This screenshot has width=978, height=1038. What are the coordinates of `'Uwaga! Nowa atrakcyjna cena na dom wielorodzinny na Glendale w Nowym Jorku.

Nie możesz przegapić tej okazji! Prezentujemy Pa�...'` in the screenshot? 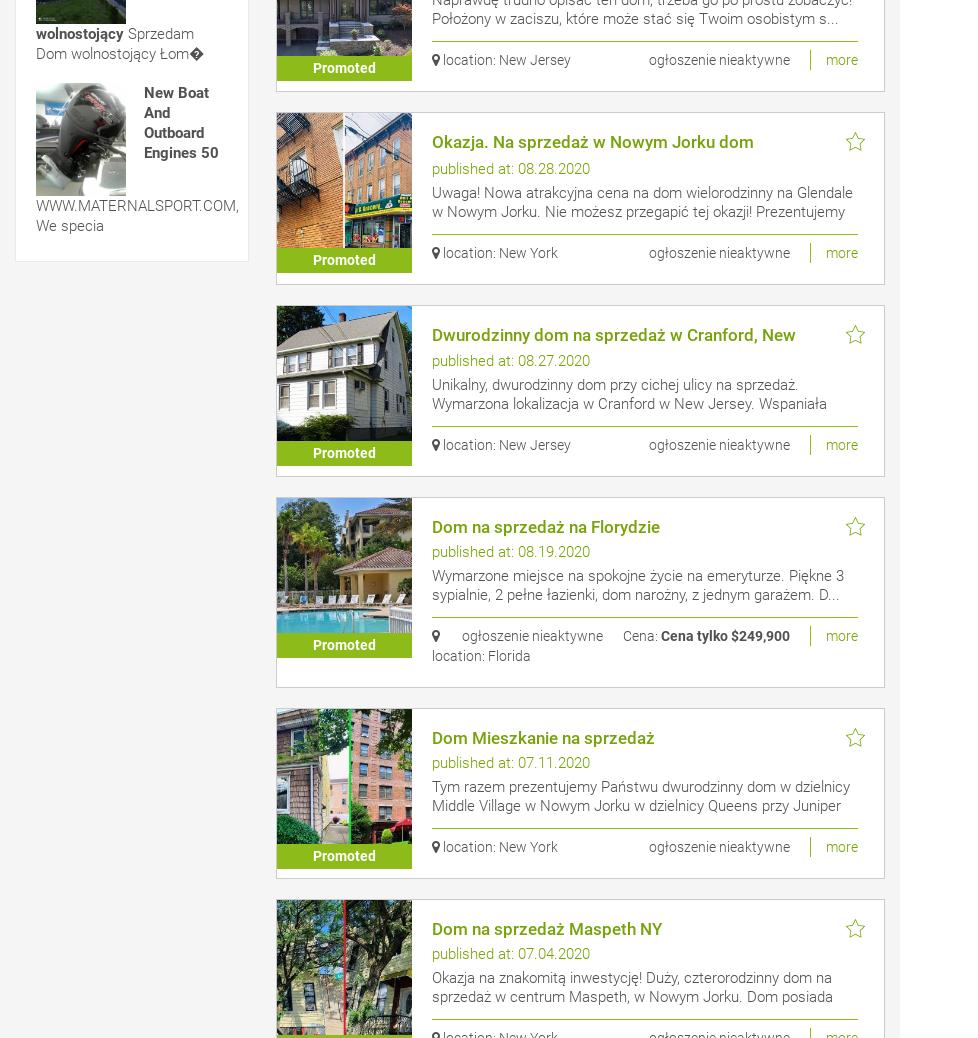 It's located at (641, 210).